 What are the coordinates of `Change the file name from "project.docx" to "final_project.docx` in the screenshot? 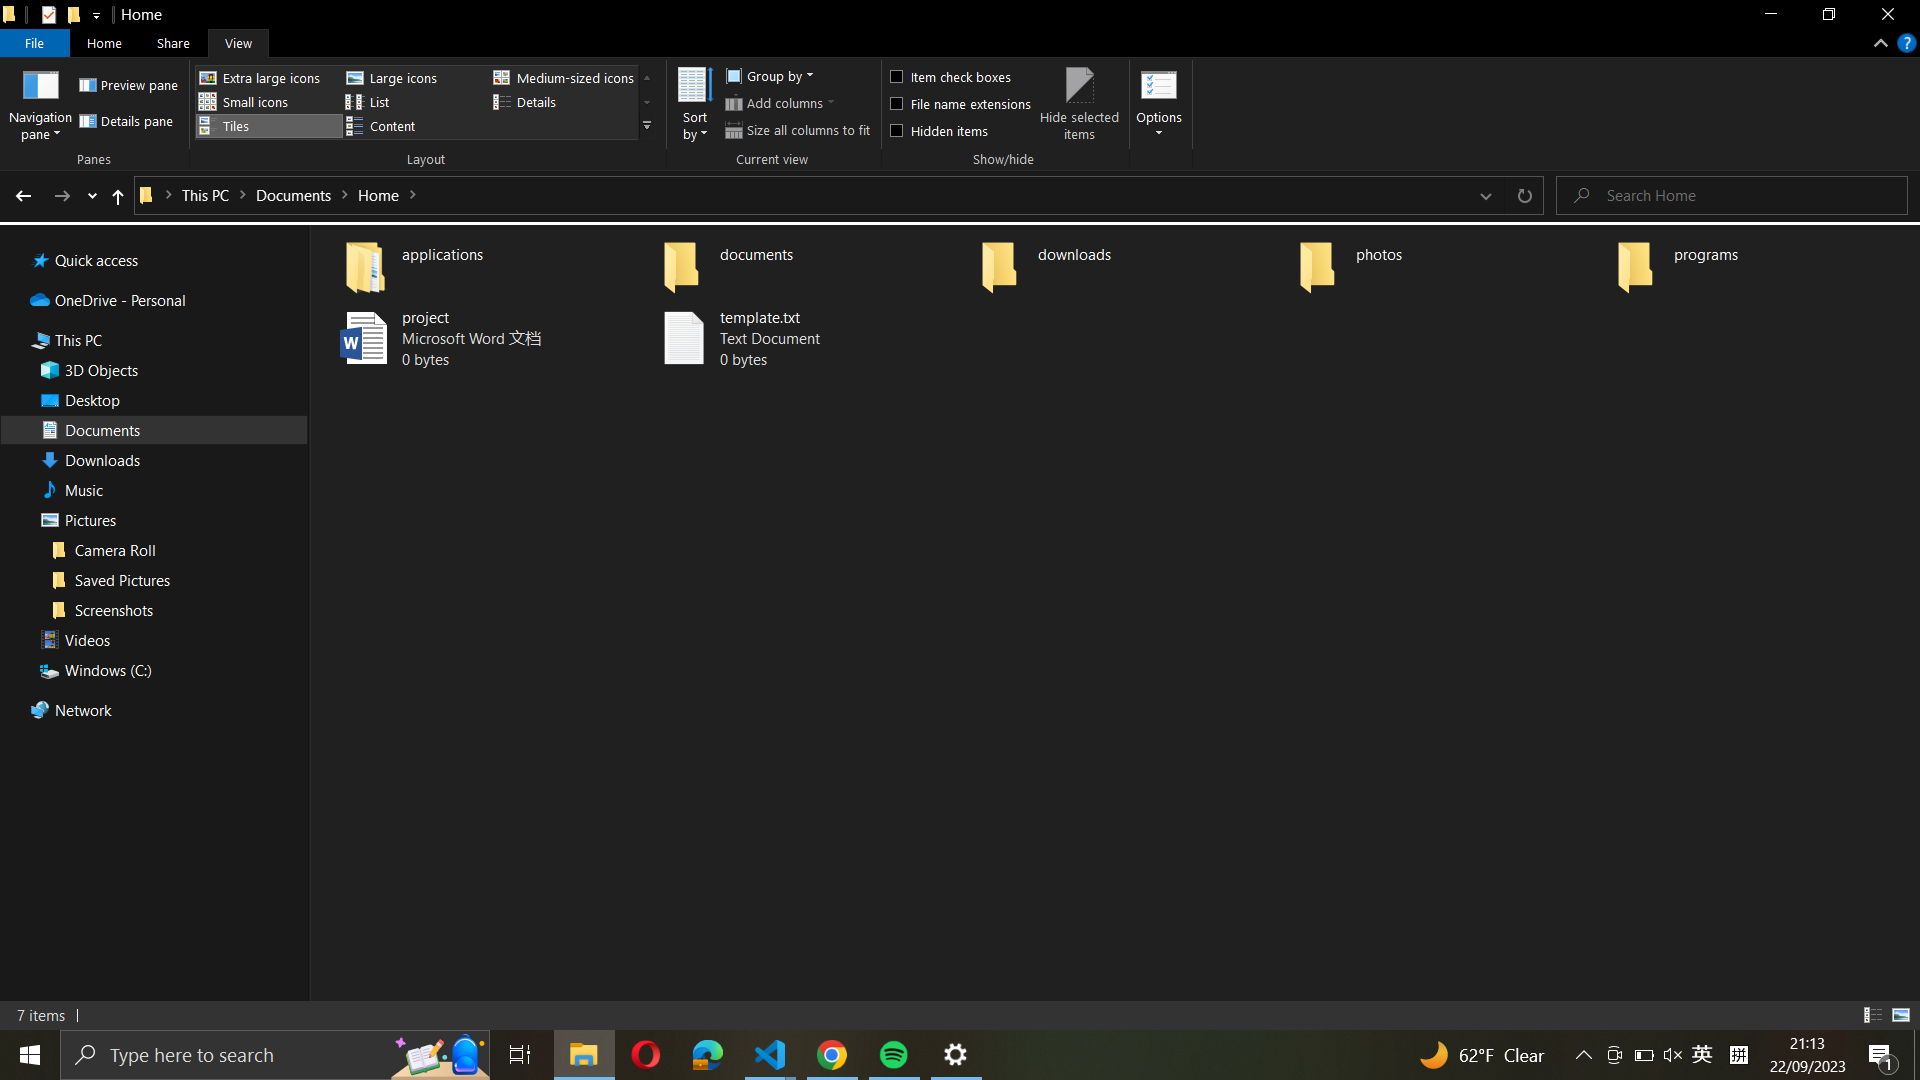 It's located at (476, 338).